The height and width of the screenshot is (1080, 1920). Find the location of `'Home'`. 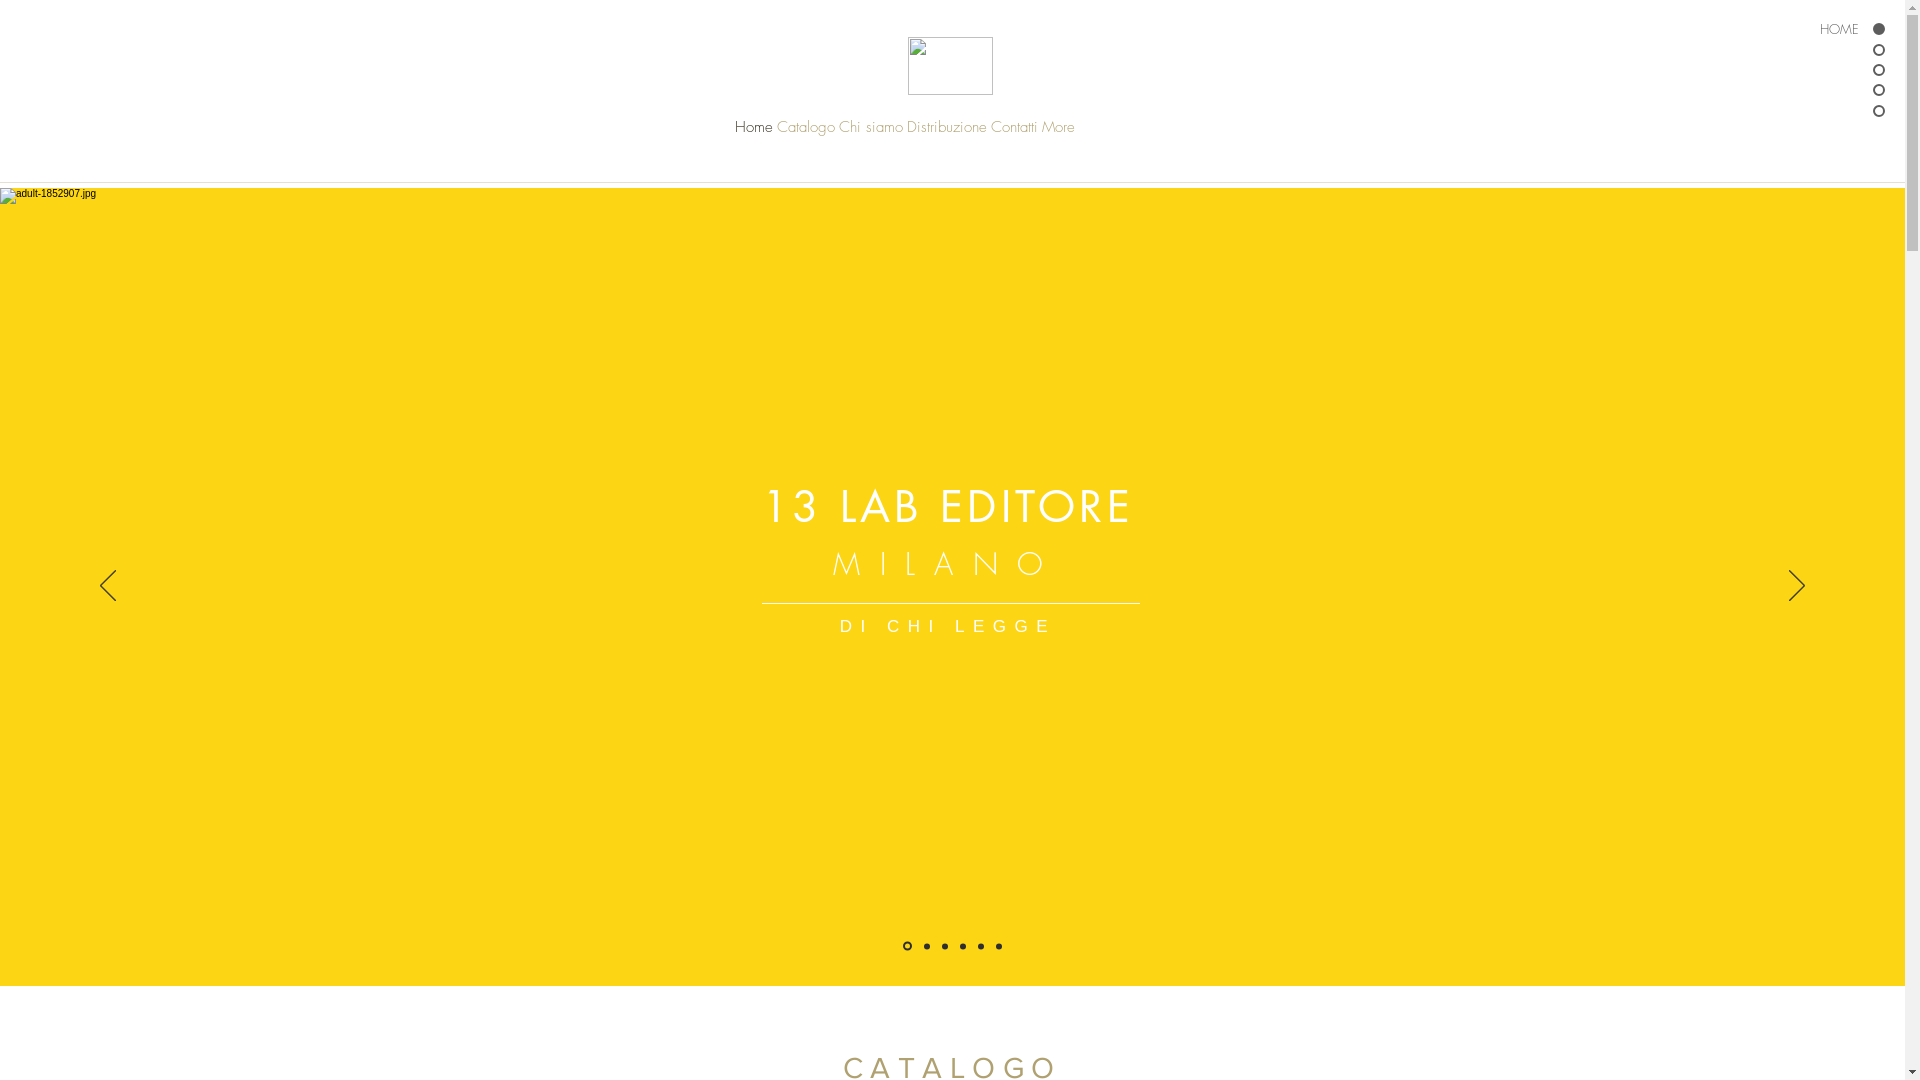

'Home' is located at coordinates (752, 132).